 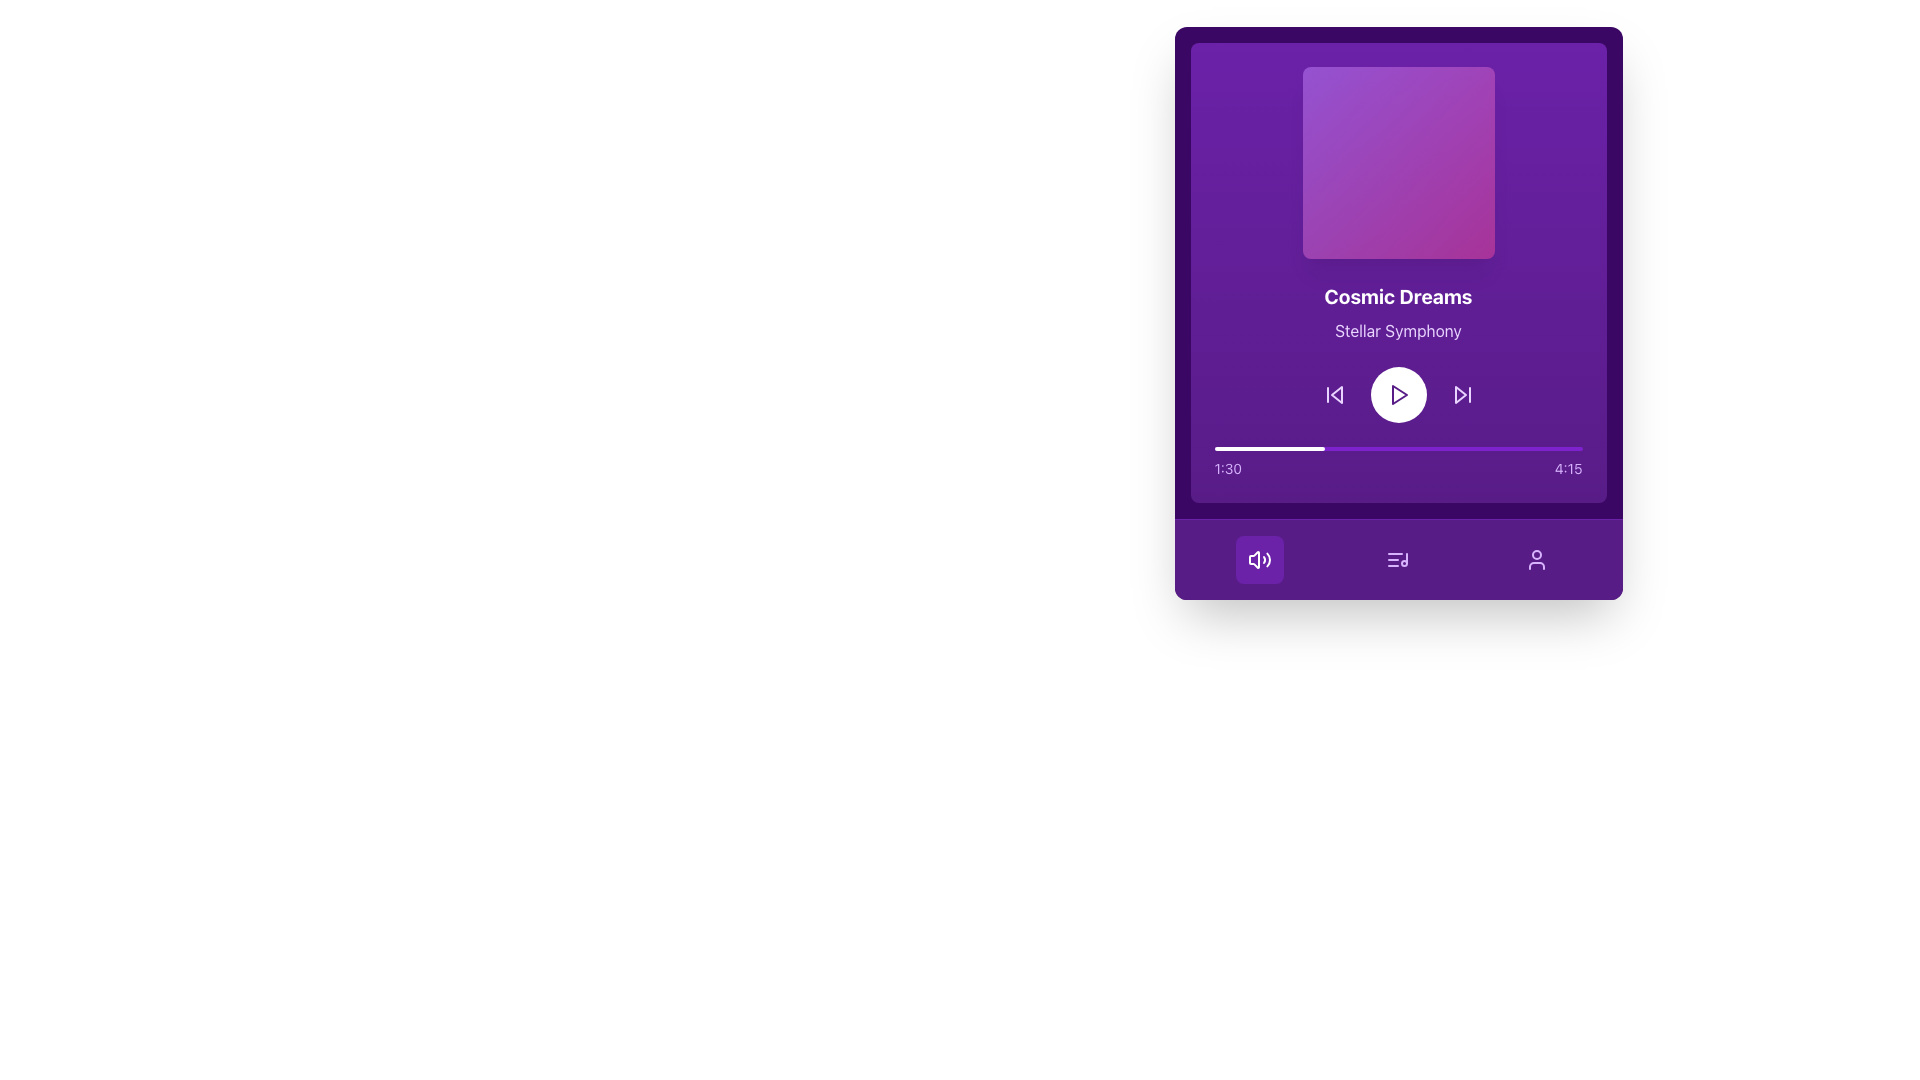 What do you see at coordinates (1224, 447) in the screenshot?
I see `the slider position` at bounding box center [1224, 447].